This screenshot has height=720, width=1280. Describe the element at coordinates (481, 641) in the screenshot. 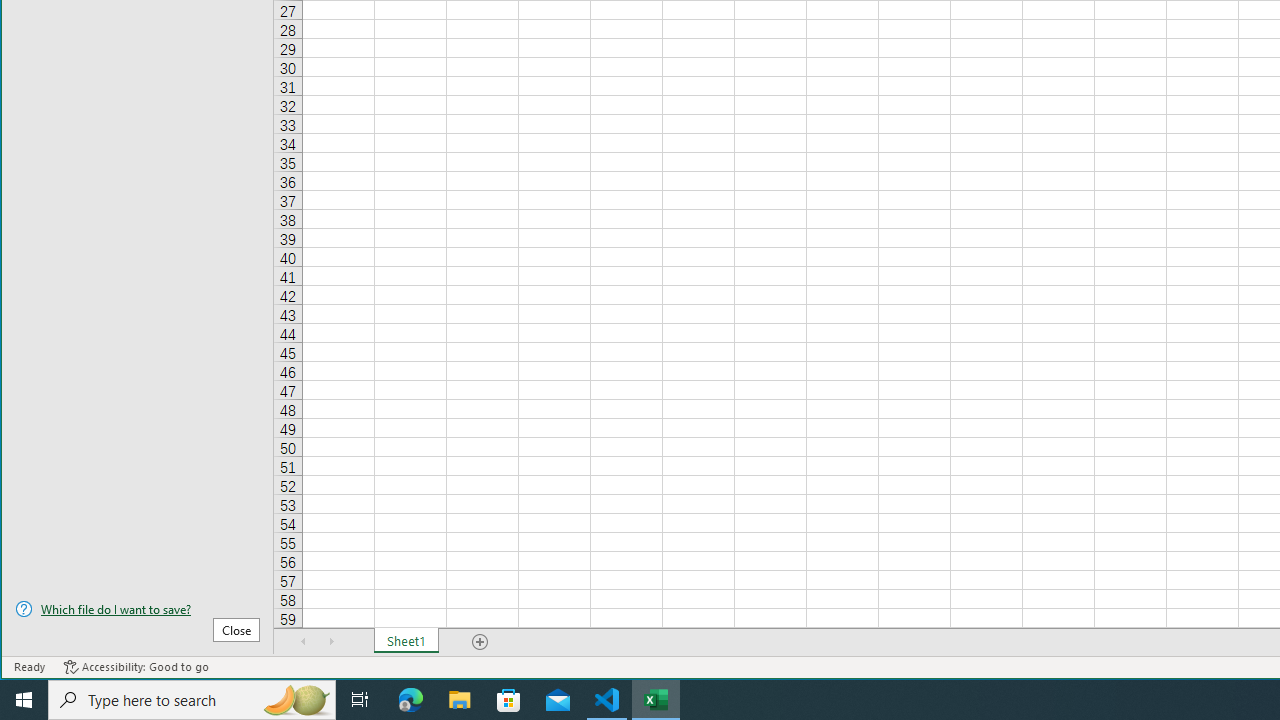

I see `'Add Sheet'` at that location.